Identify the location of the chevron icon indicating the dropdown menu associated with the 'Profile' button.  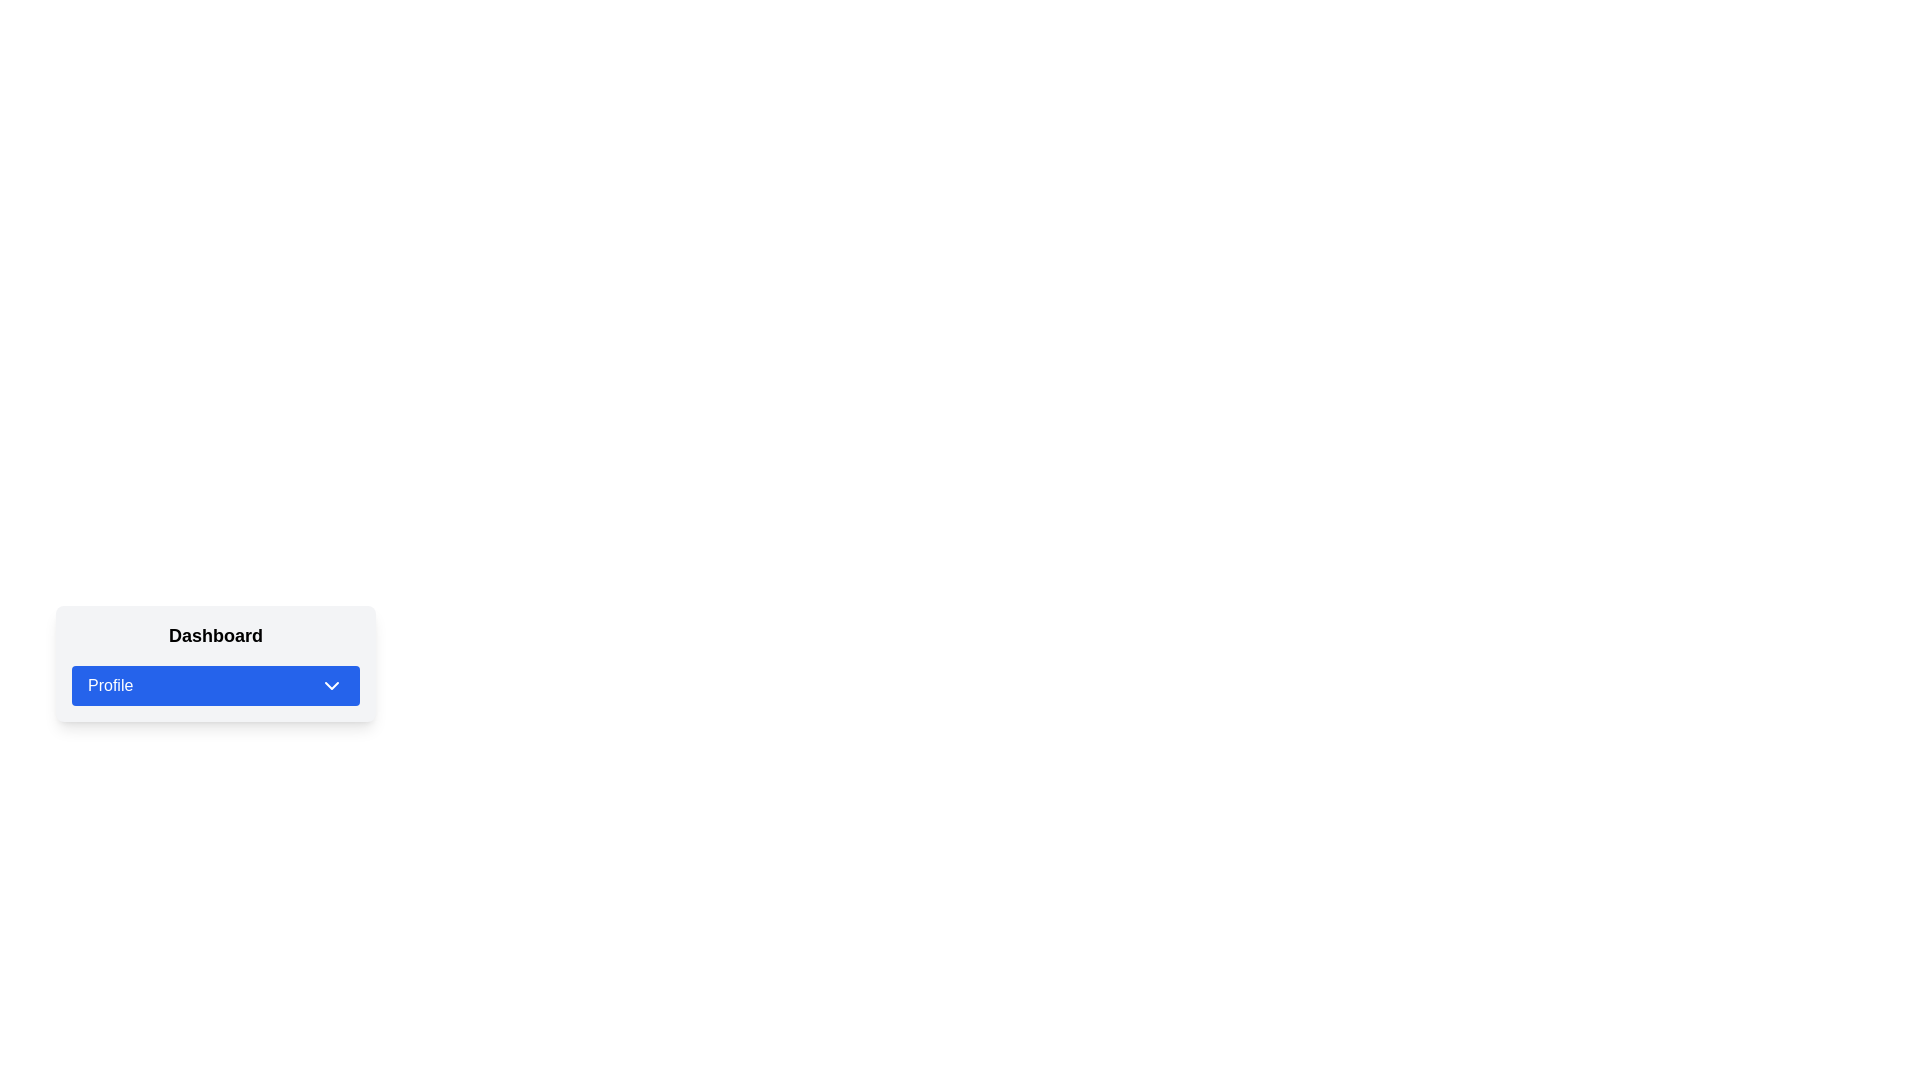
(331, 685).